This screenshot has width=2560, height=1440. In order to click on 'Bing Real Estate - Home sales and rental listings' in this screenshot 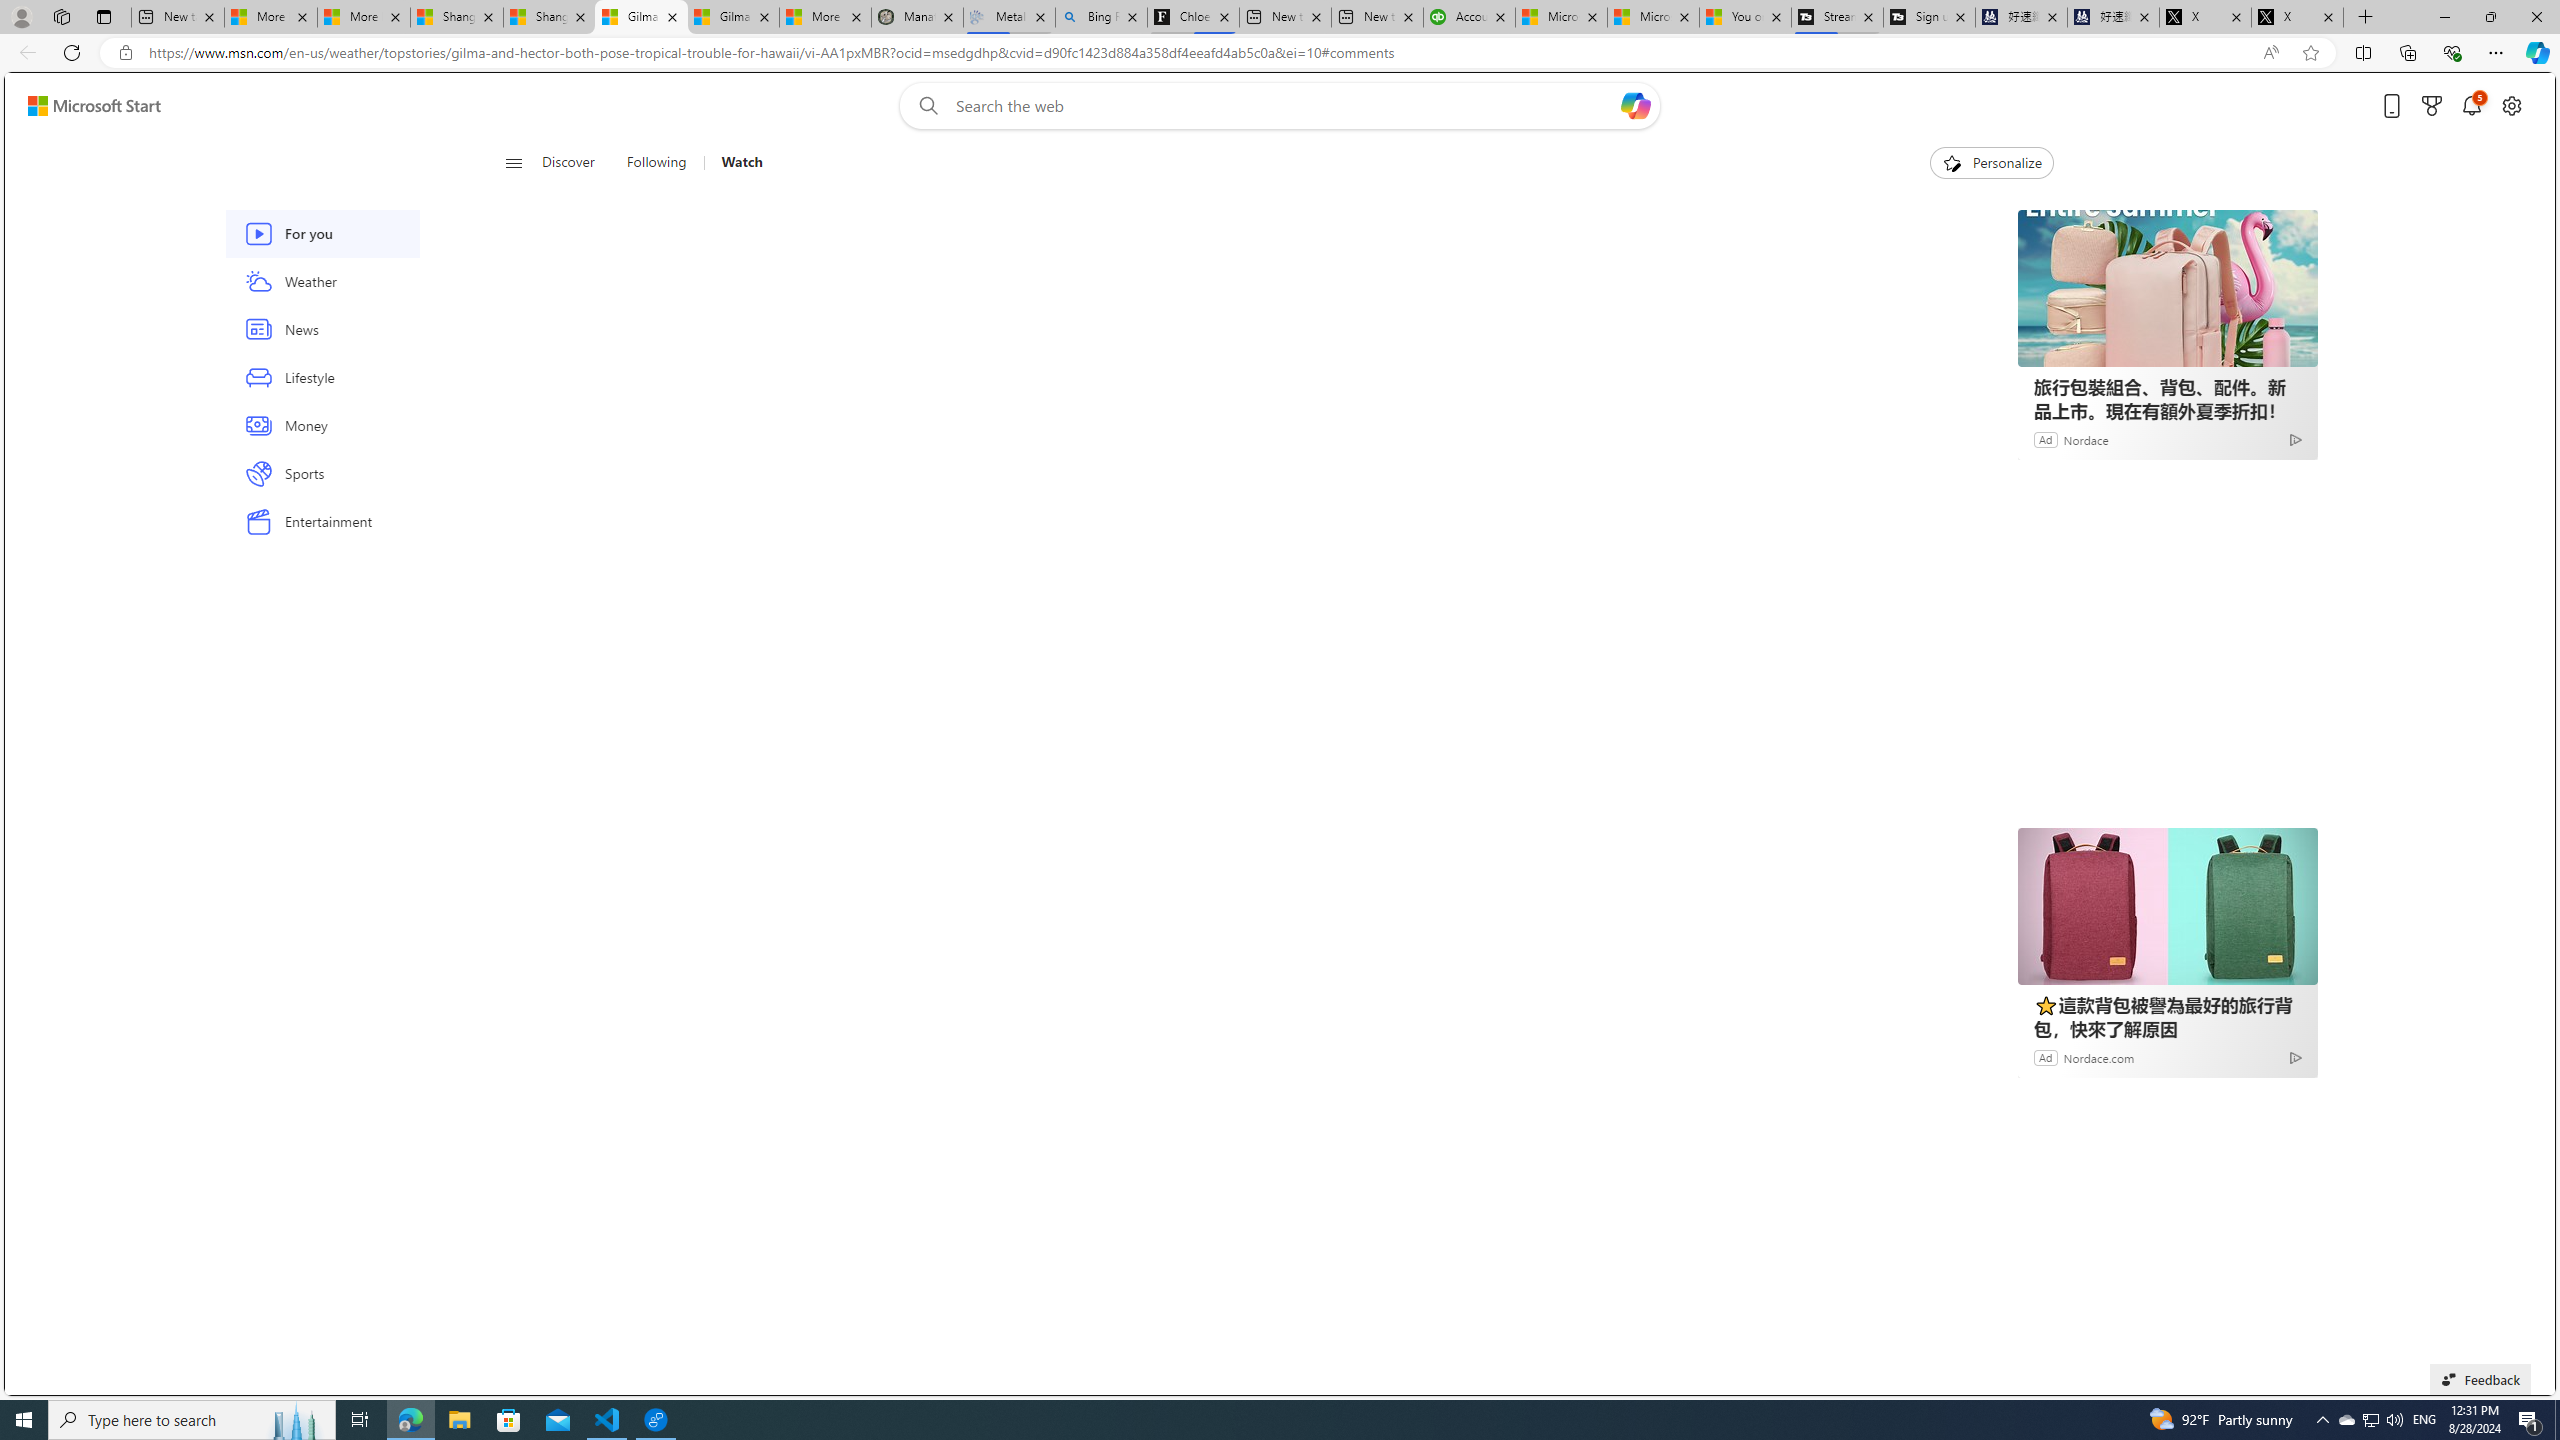, I will do `click(1101, 16)`.